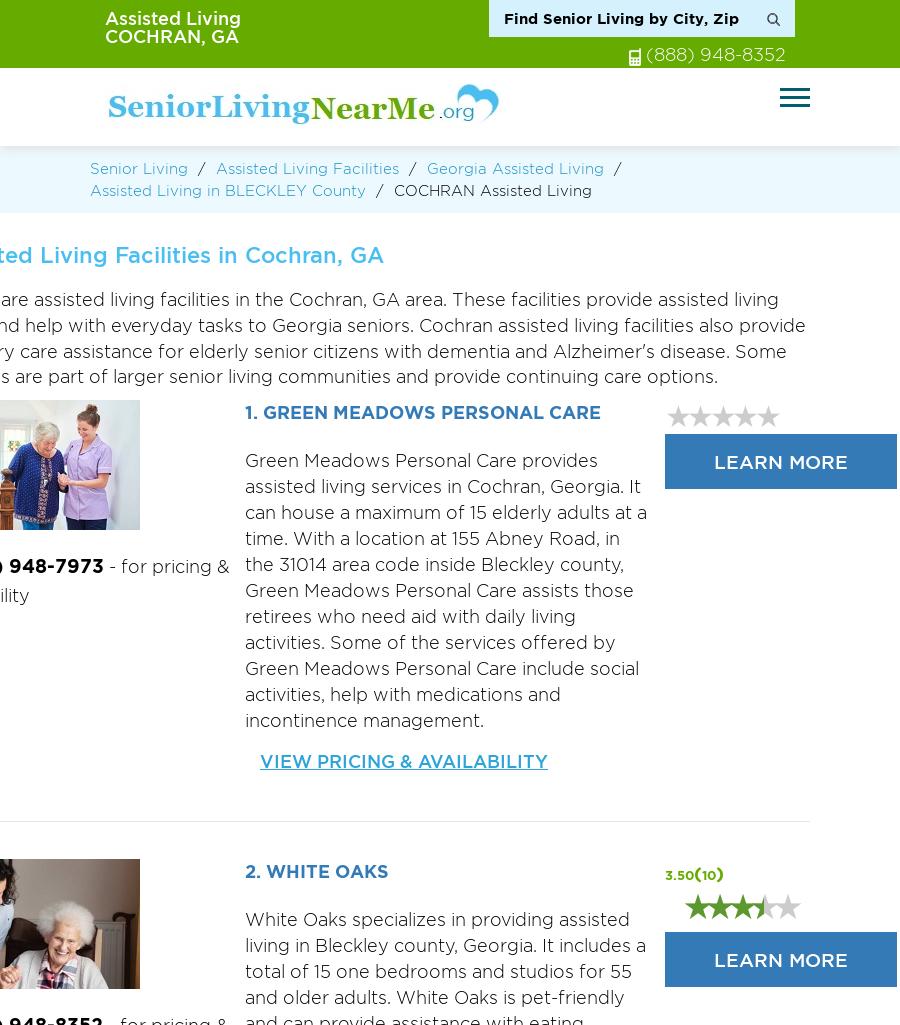 This screenshot has width=900, height=1025. Describe the element at coordinates (664, 875) in the screenshot. I see `'3.50'` at that location.